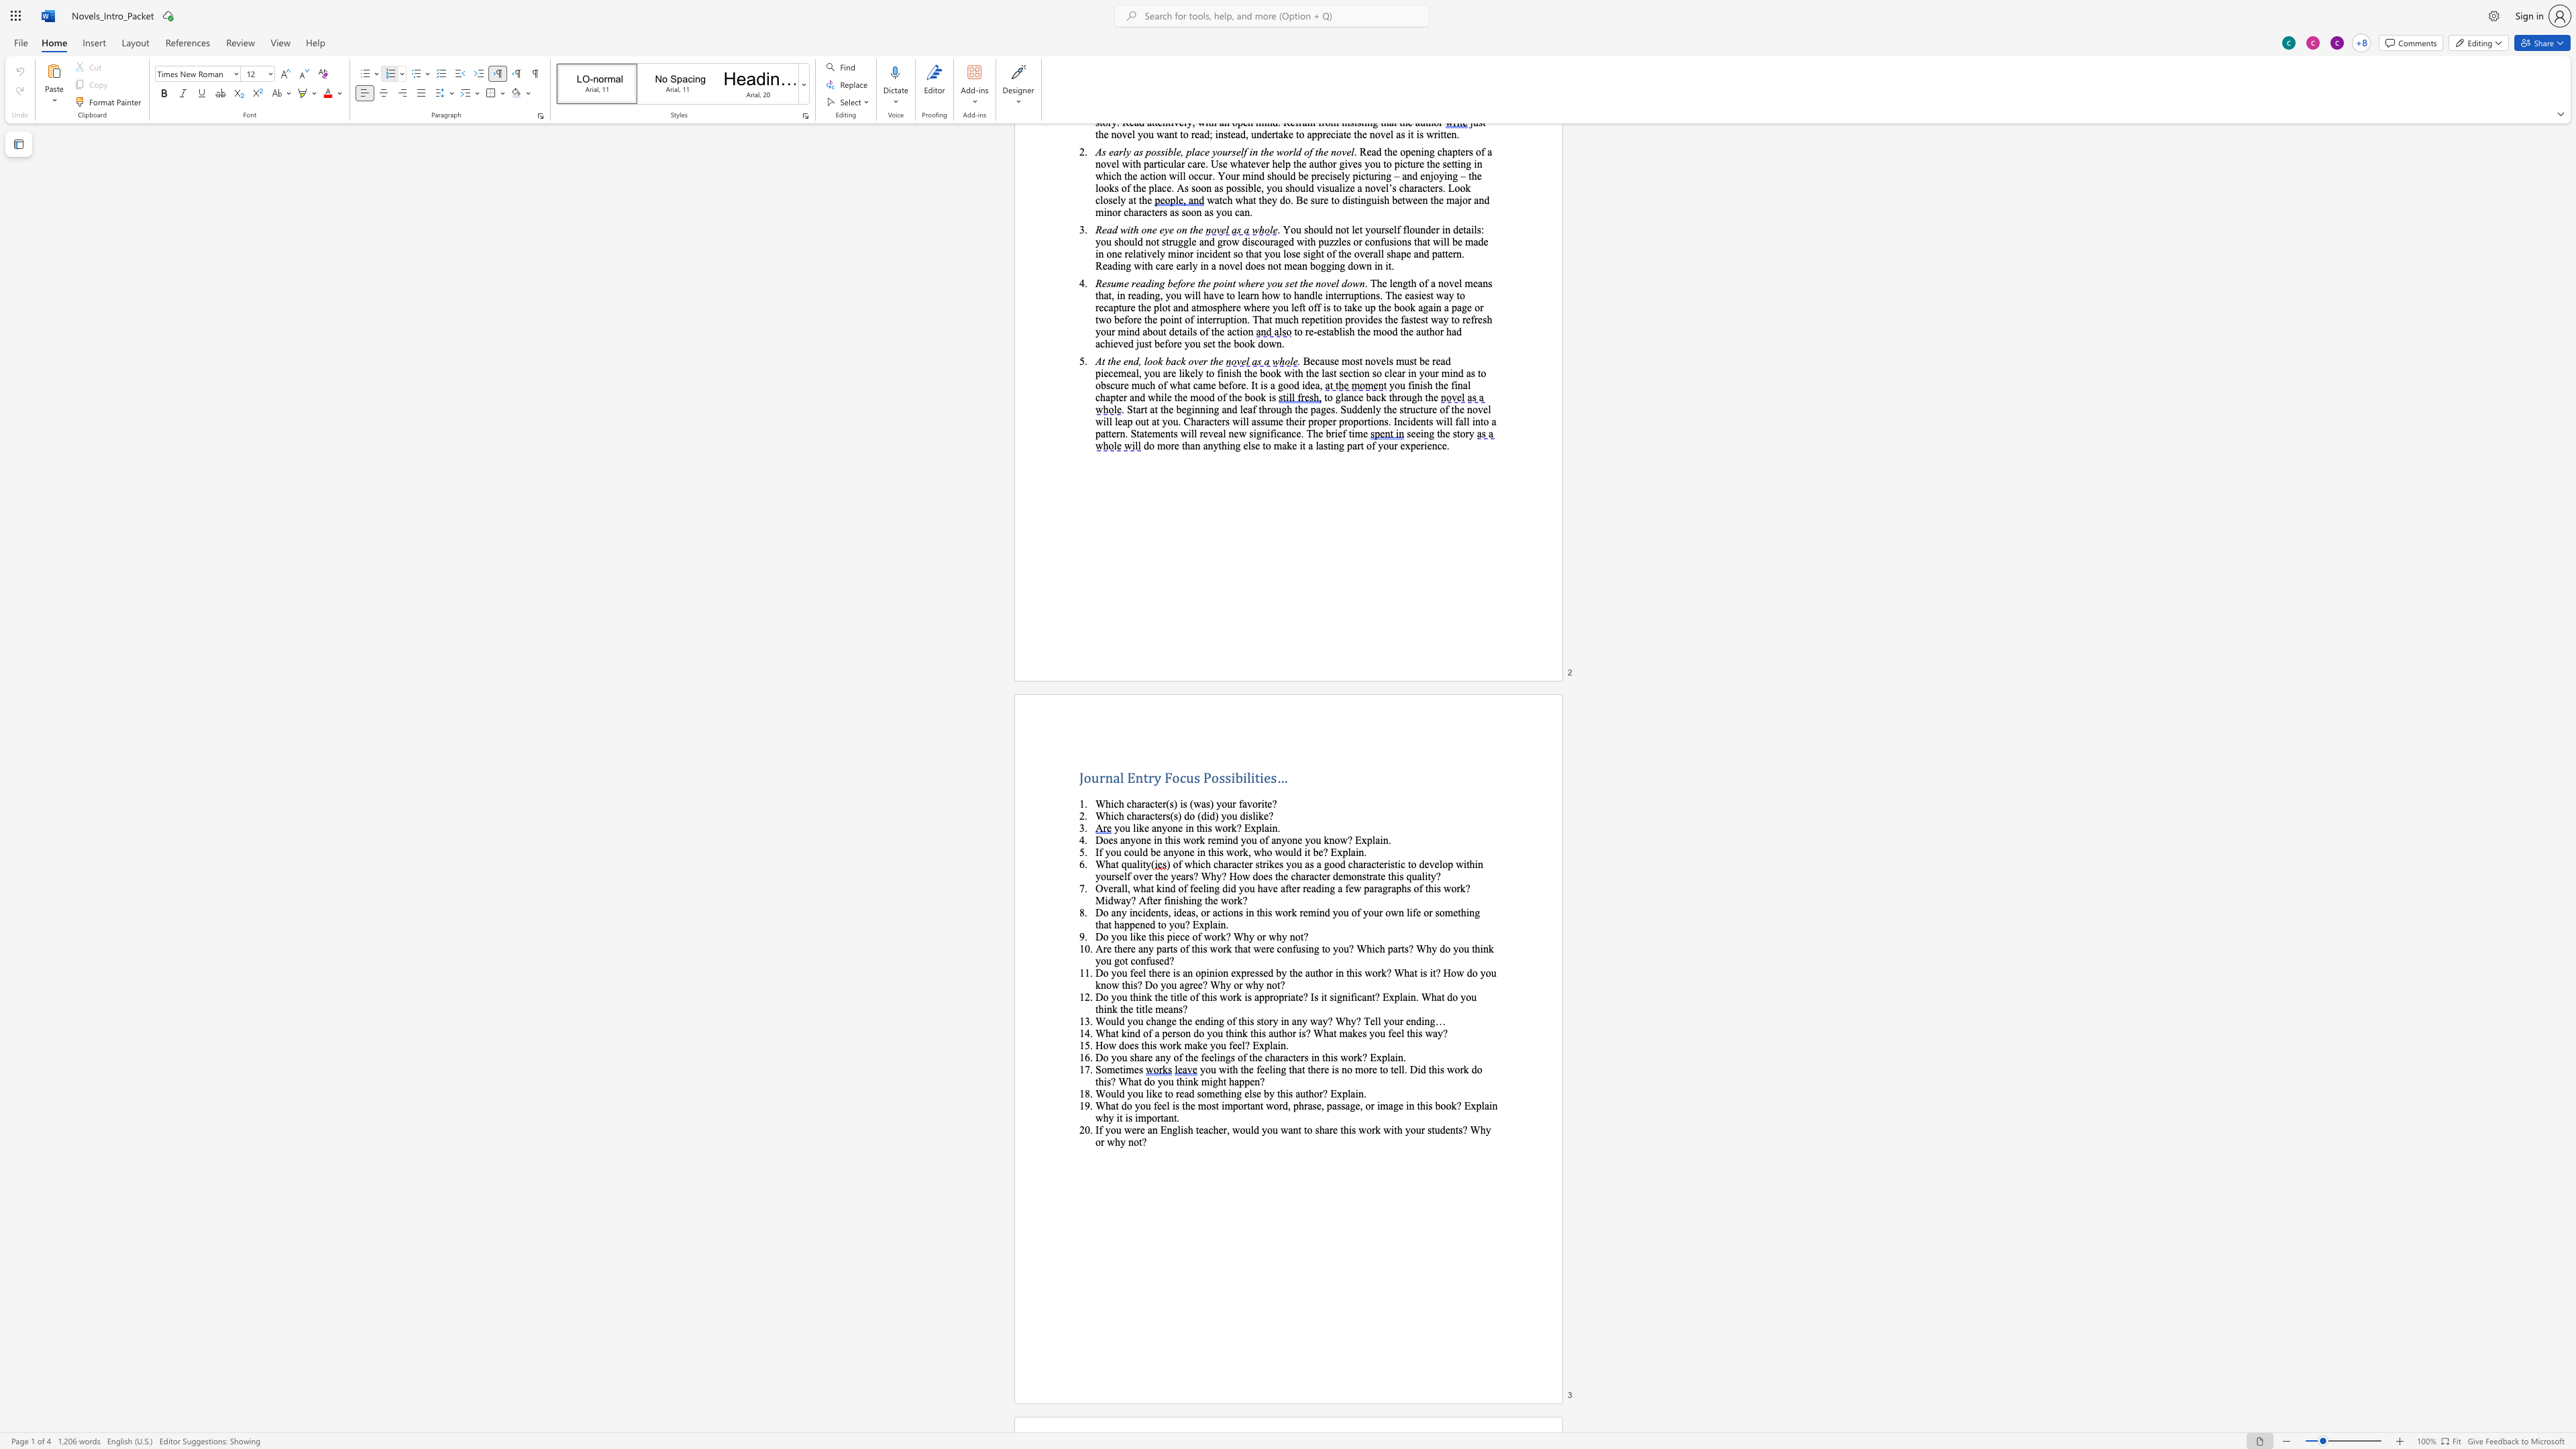  Describe the element at coordinates (1119, 776) in the screenshot. I see `the space between the continuous character "a" and "l" in the text` at that location.